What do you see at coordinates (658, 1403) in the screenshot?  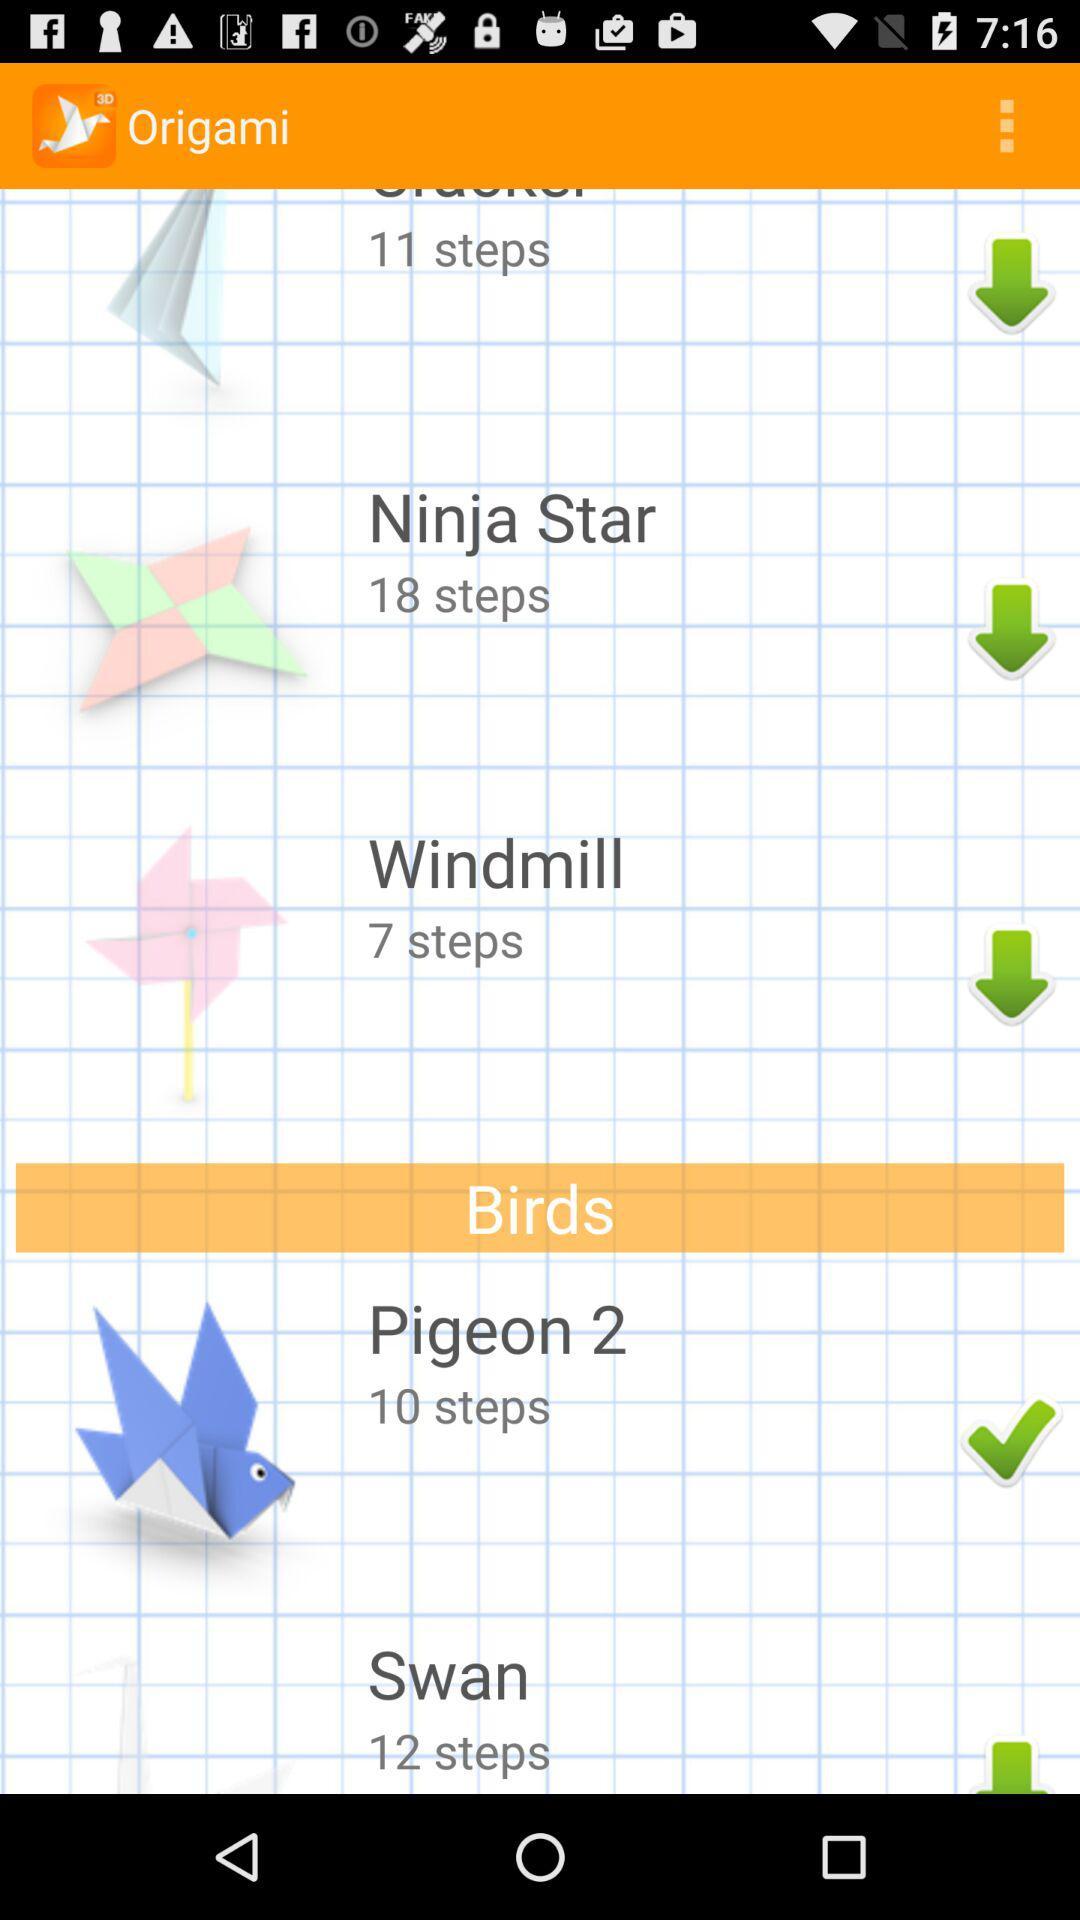 I see `10 steps item` at bounding box center [658, 1403].